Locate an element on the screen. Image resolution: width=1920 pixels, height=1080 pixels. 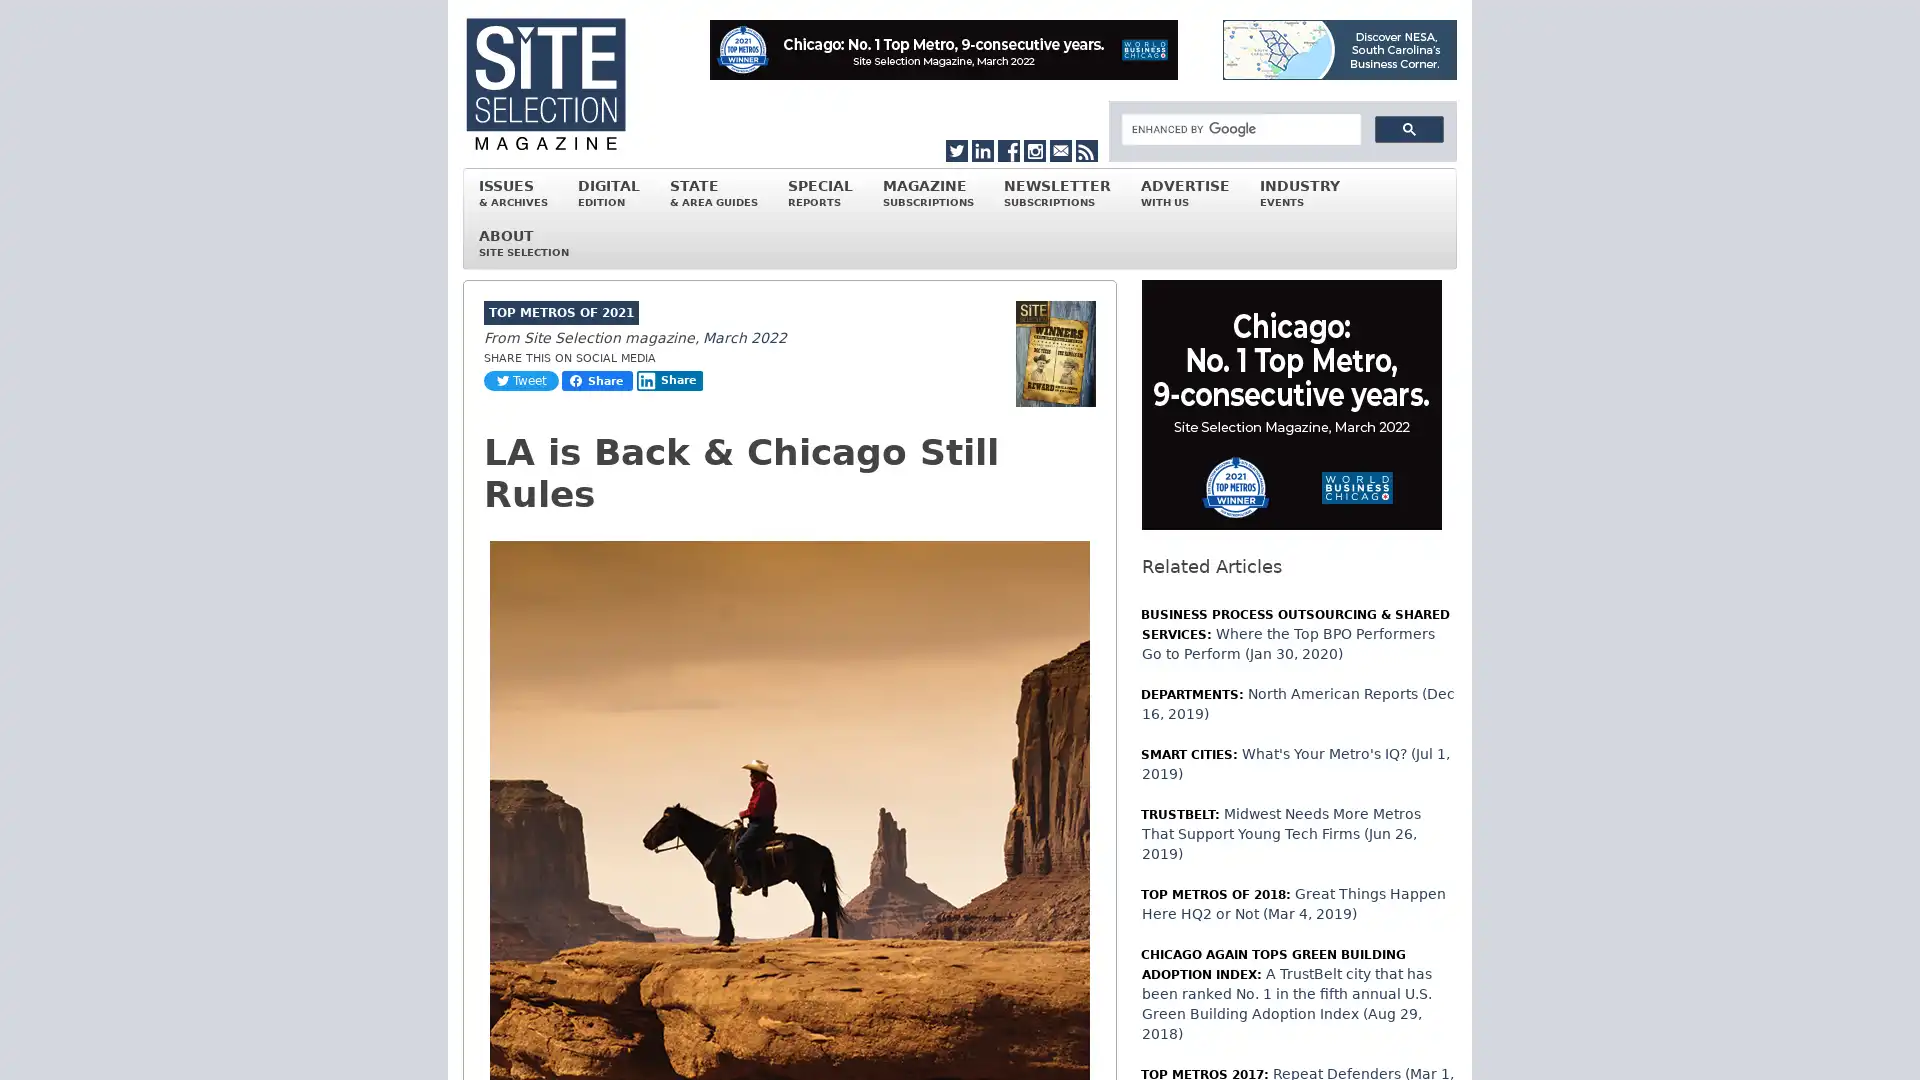
Share is located at coordinates (669, 381).